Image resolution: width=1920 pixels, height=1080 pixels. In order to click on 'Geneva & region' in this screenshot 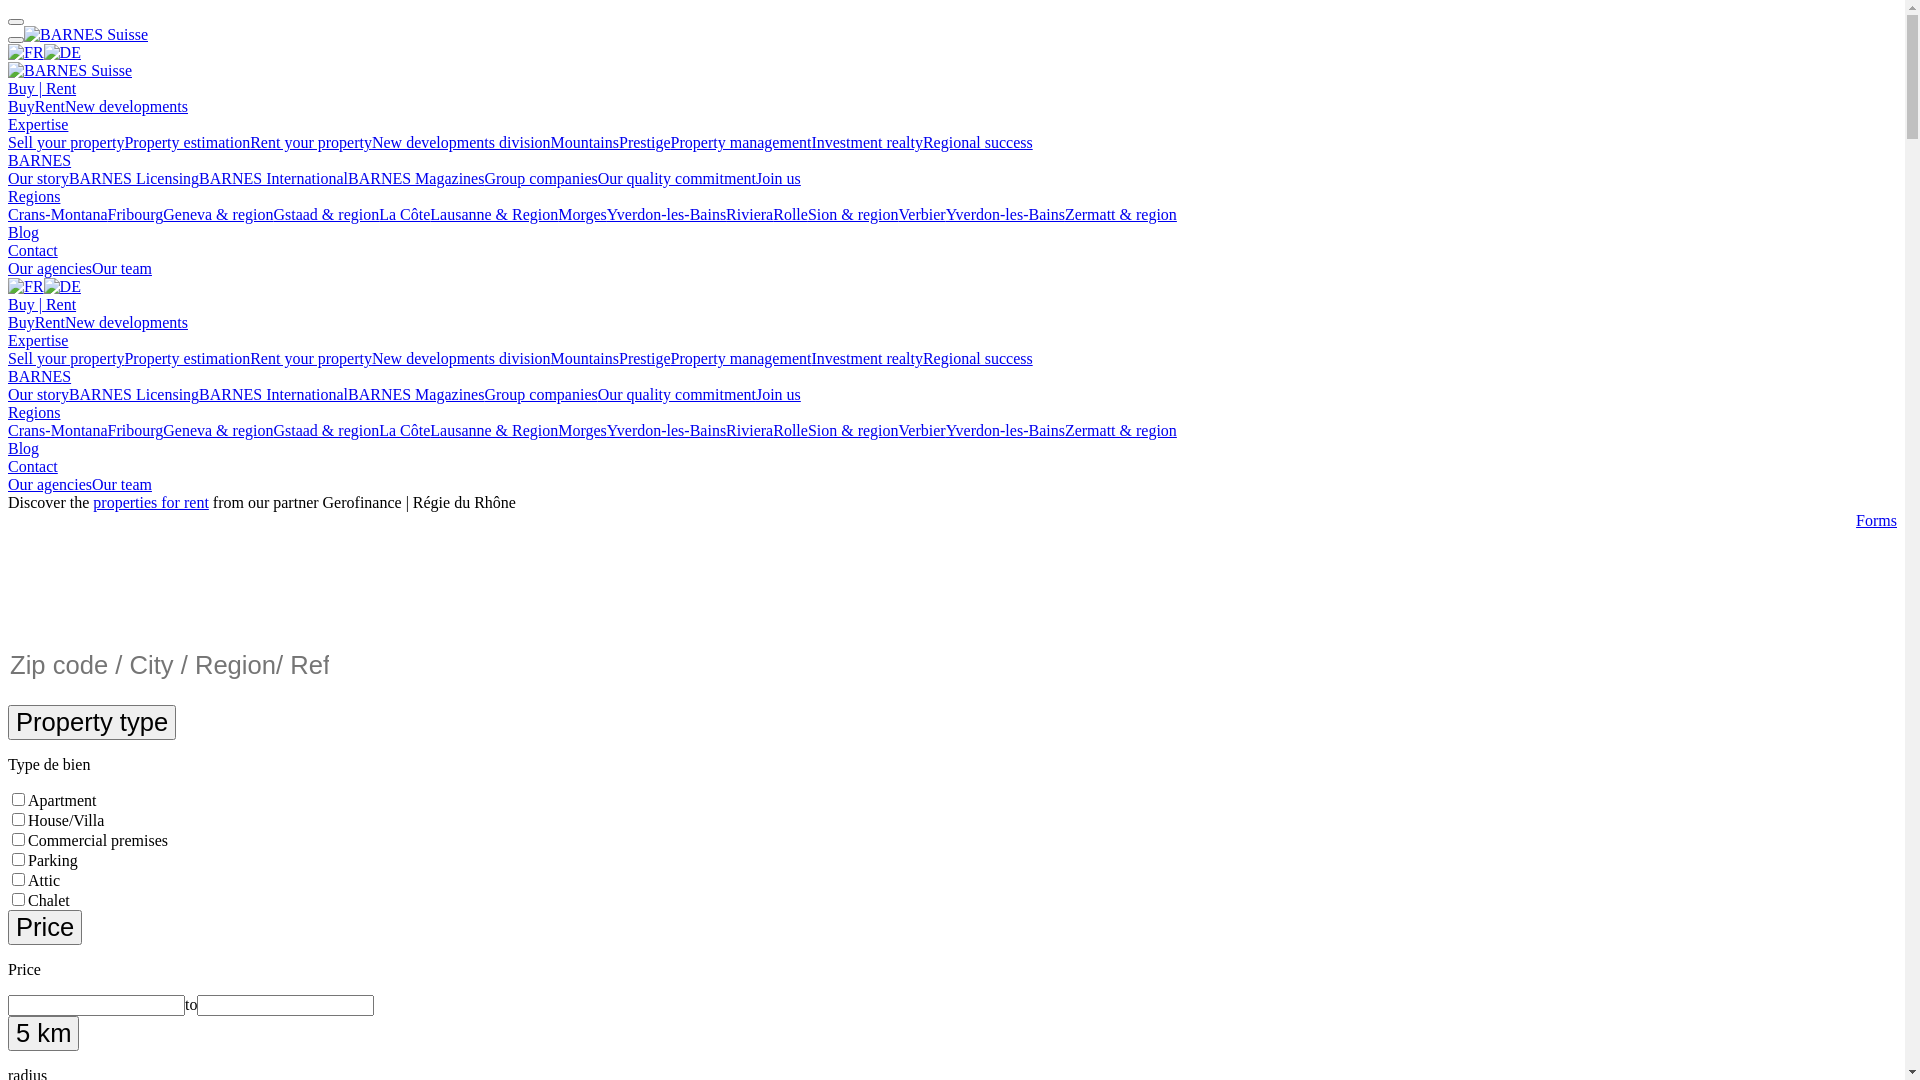, I will do `click(217, 214)`.